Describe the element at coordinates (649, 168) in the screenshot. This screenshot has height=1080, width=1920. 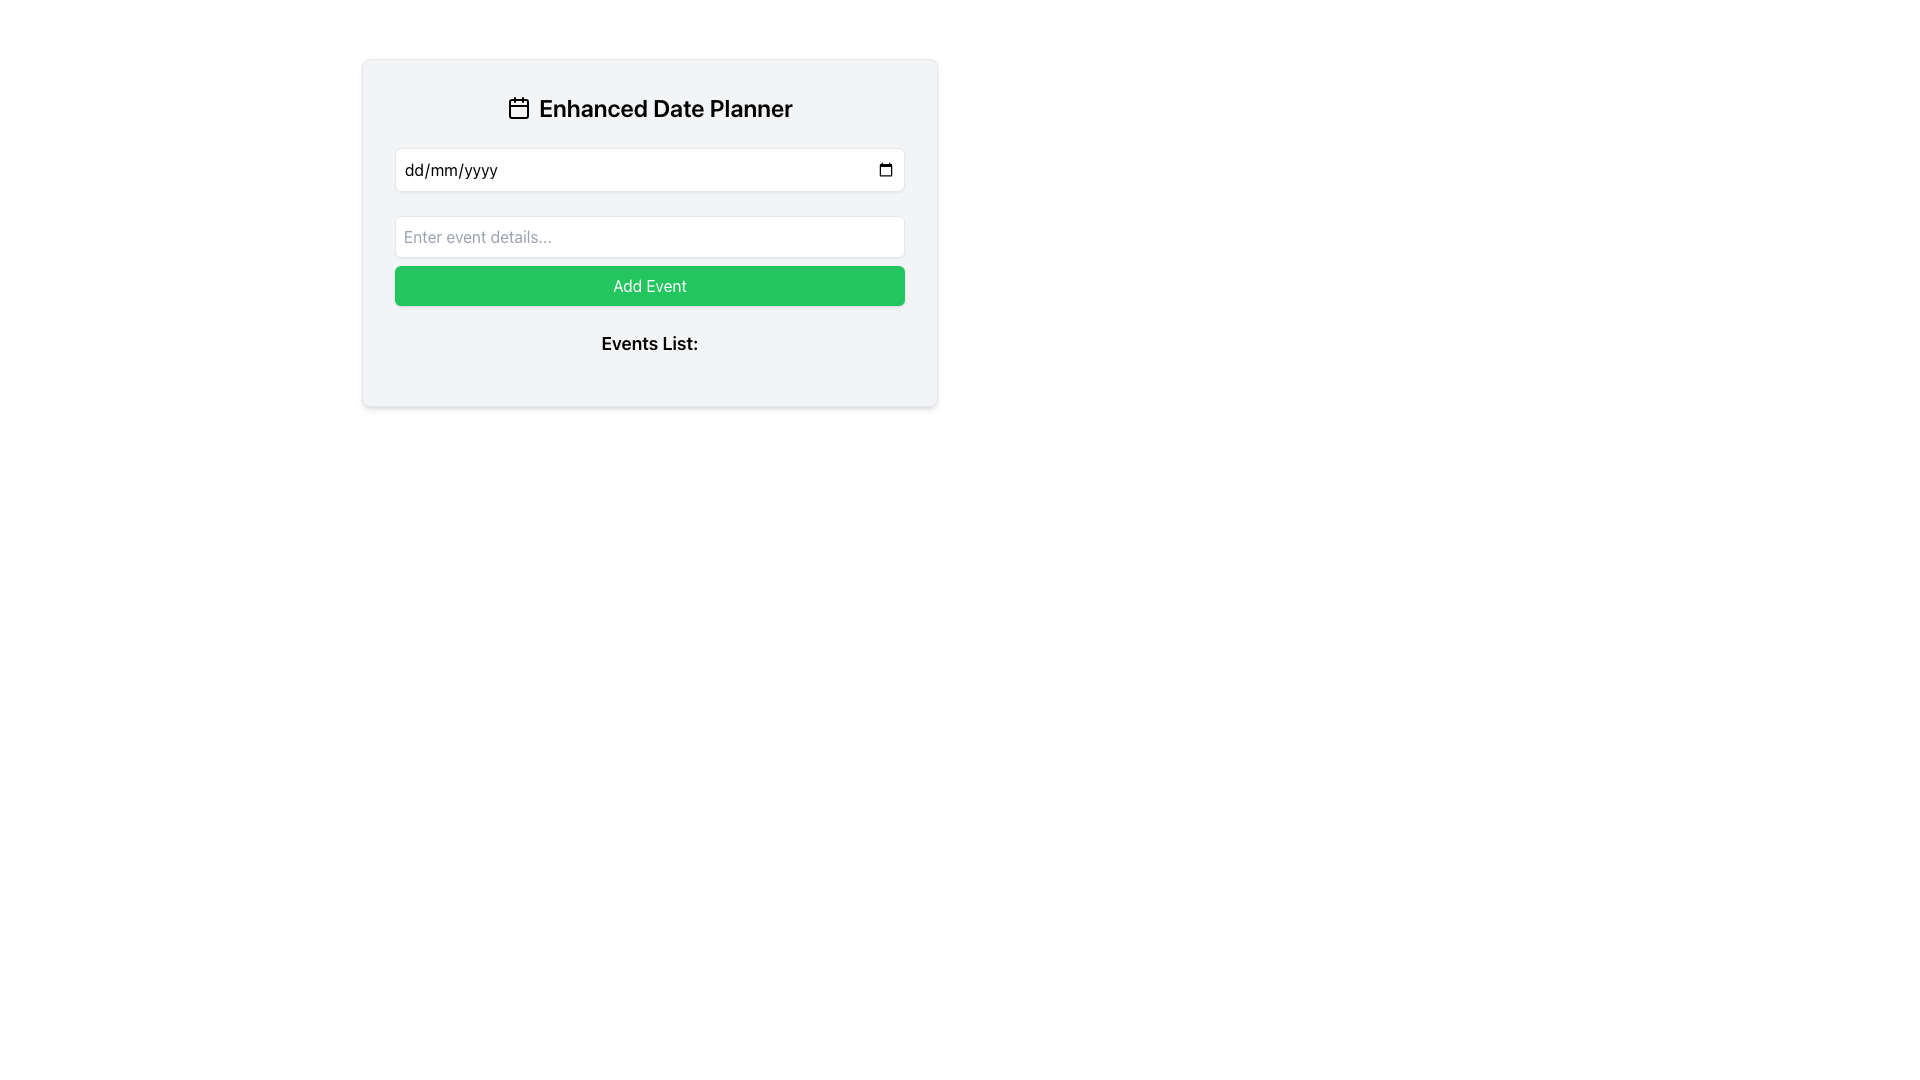
I see `the date input field with the placeholder 'dd/mm/yyyy'` at that location.